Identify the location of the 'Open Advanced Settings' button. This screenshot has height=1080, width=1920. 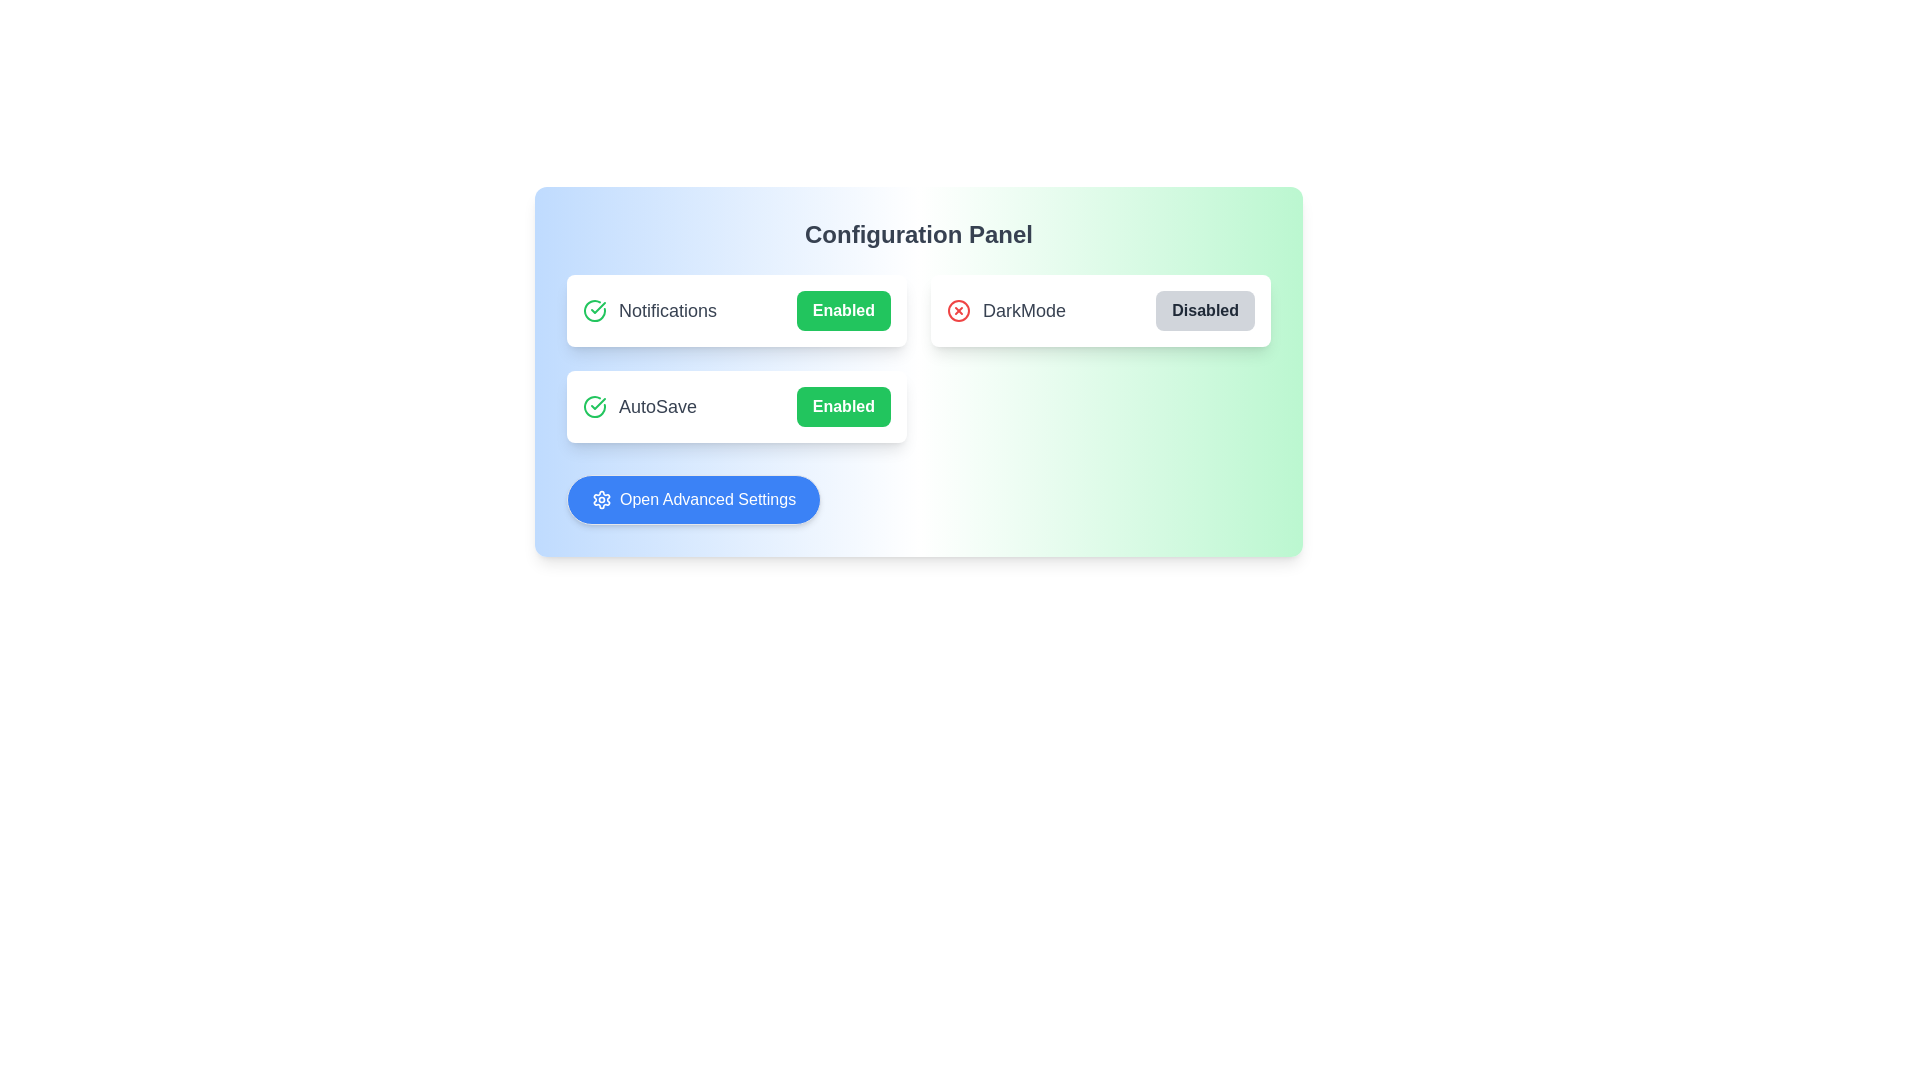
(694, 499).